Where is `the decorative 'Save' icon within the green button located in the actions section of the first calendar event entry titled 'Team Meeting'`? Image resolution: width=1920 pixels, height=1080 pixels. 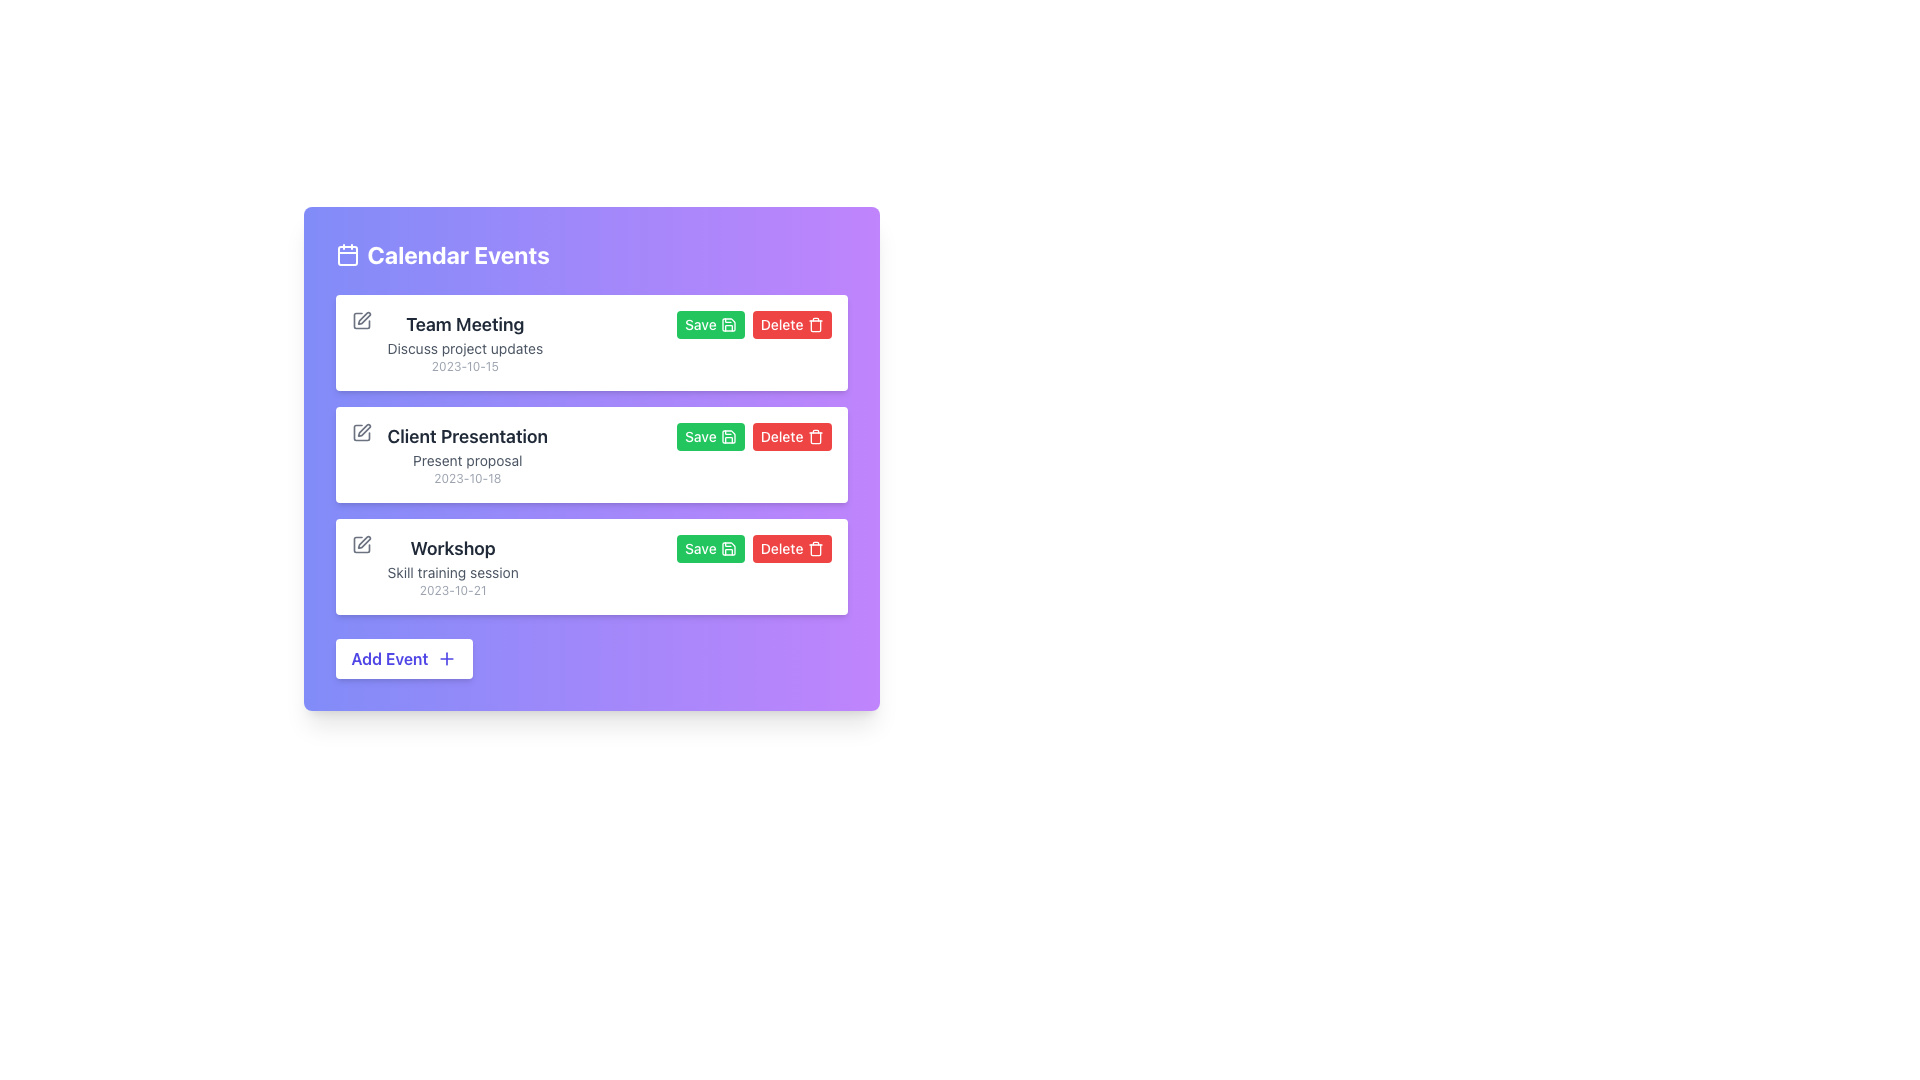 the decorative 'Save' icon within the green button located in the actions section of the first calendar event entry titled 'Team Meeting' is located at coordinates (727, 323).